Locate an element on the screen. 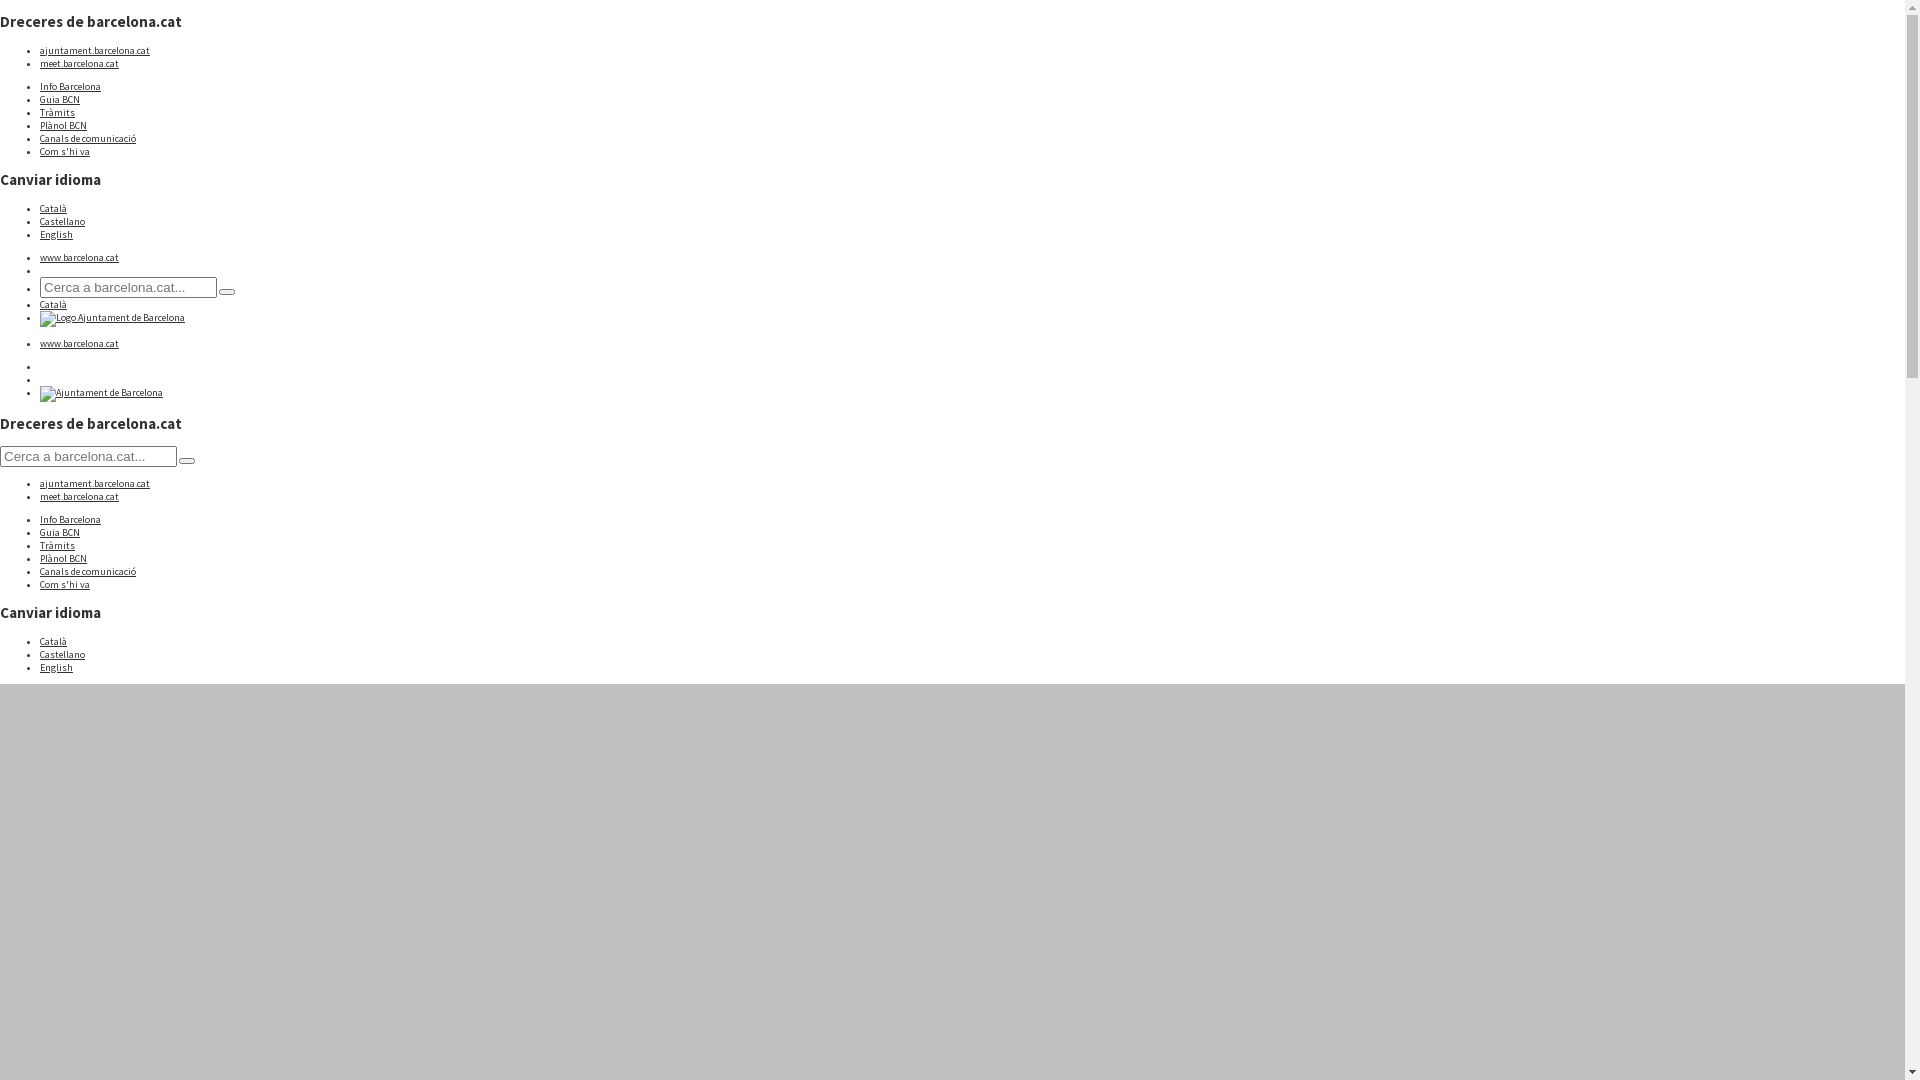 The width and height of the screenshot is (1920, 1080). 'English' is located at coordinates (56, 233).